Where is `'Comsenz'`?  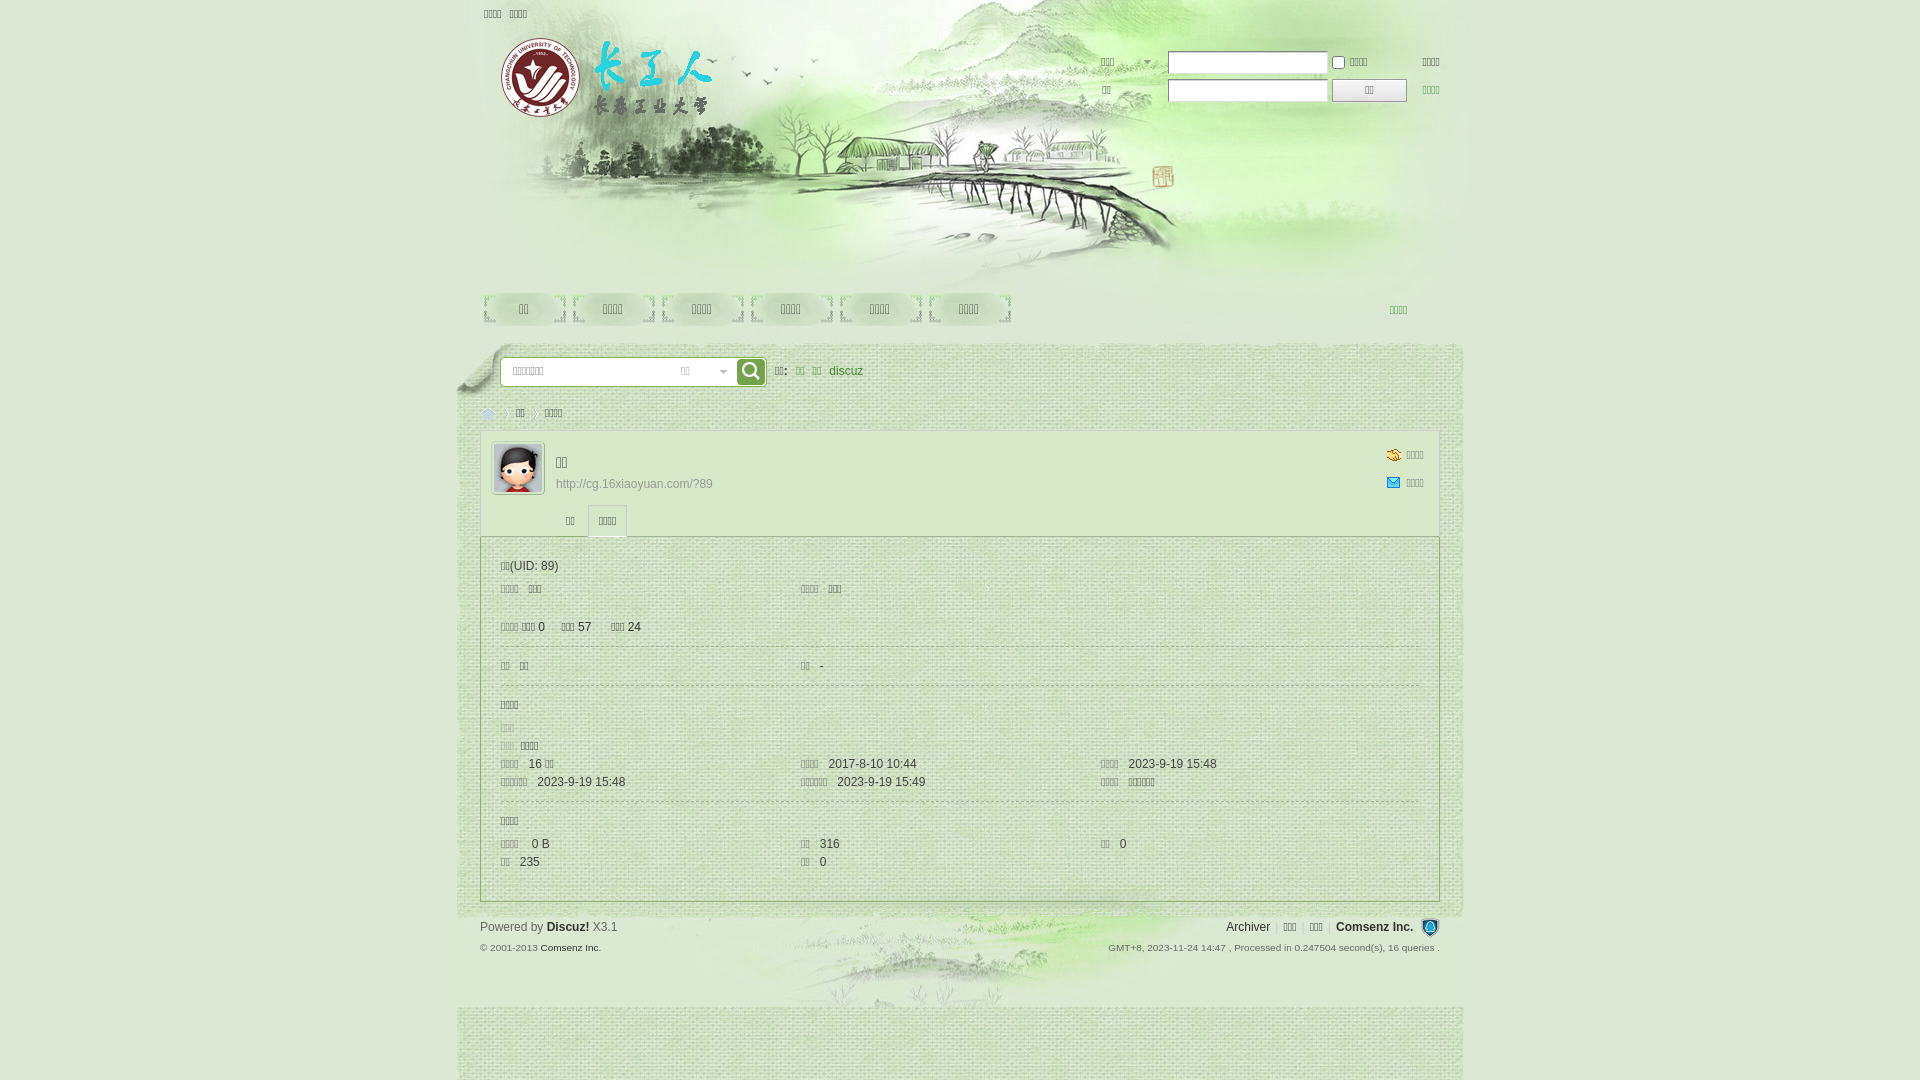
'Comsenz' is located at coordinates (561, 946).